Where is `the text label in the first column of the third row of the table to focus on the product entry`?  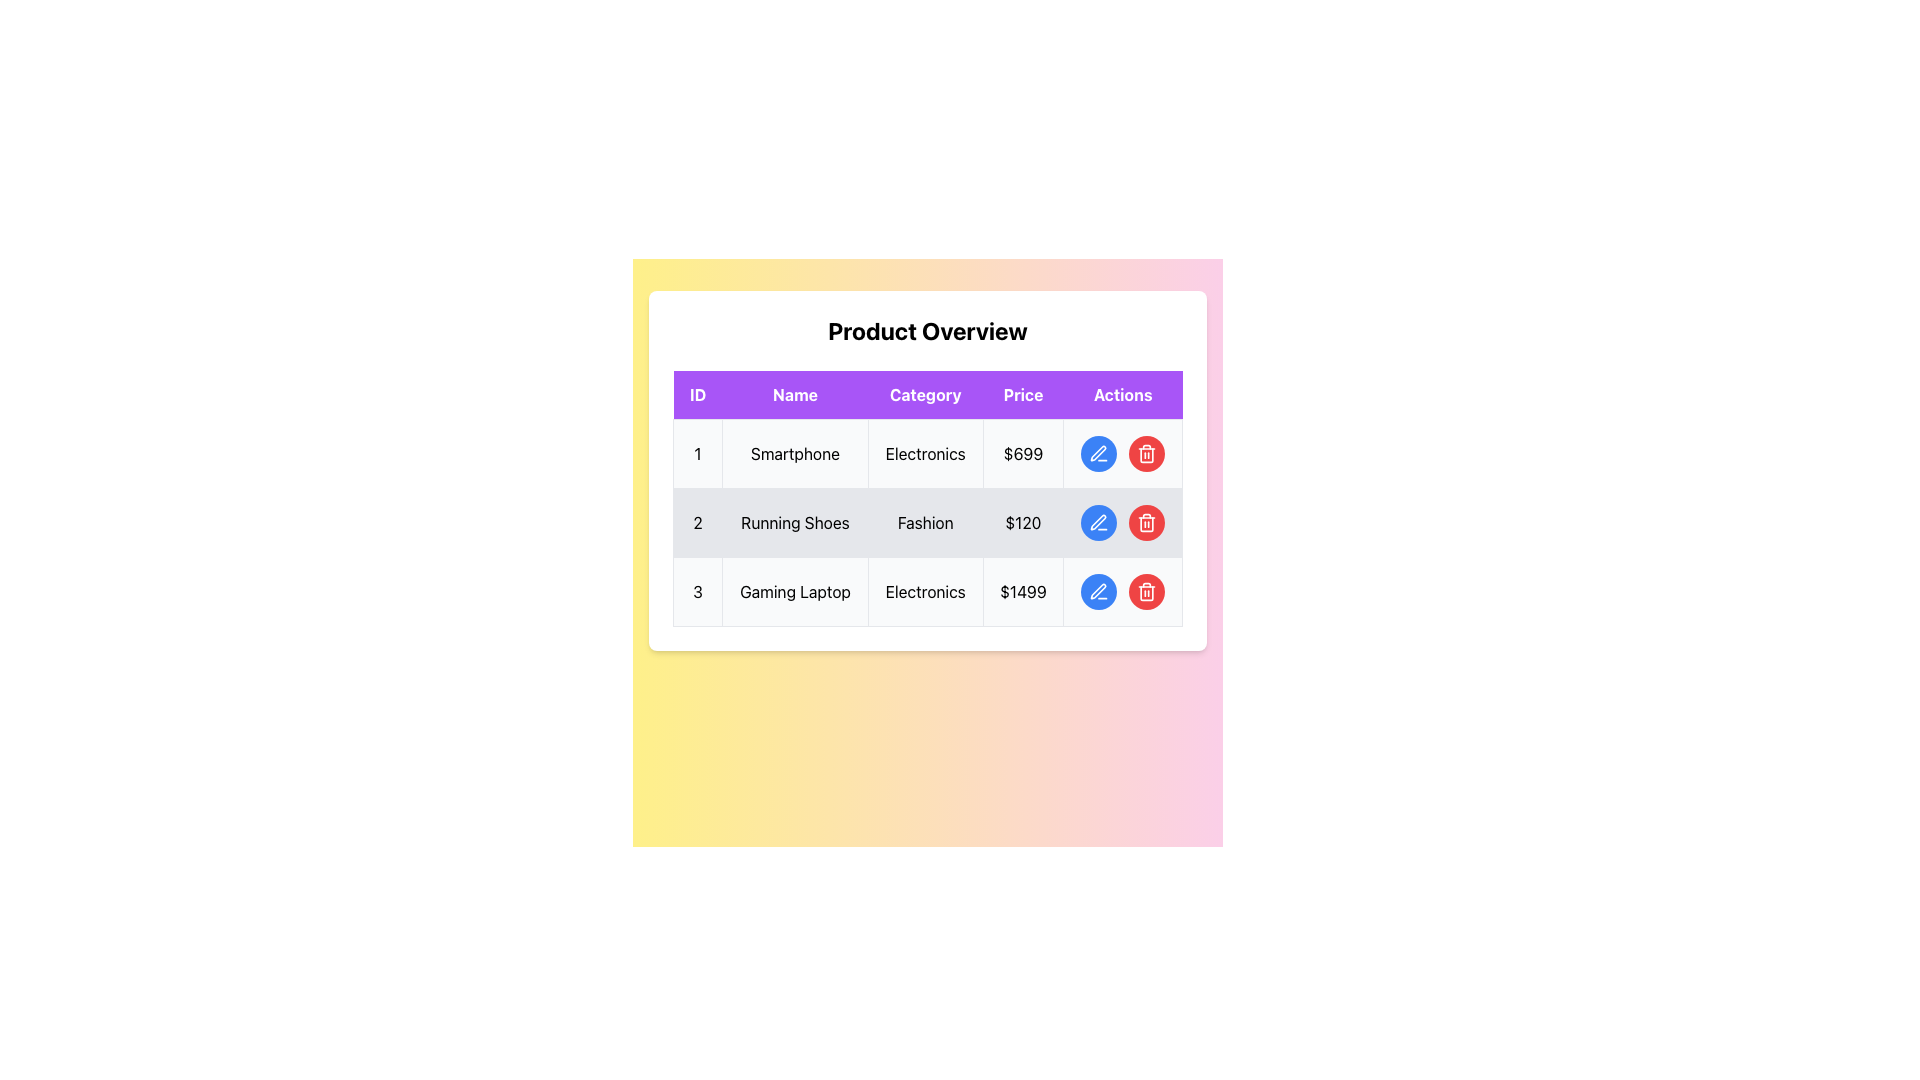 the text label in the first column of the third row of the table to focus on the product entry is located at coordinates (697, 590).